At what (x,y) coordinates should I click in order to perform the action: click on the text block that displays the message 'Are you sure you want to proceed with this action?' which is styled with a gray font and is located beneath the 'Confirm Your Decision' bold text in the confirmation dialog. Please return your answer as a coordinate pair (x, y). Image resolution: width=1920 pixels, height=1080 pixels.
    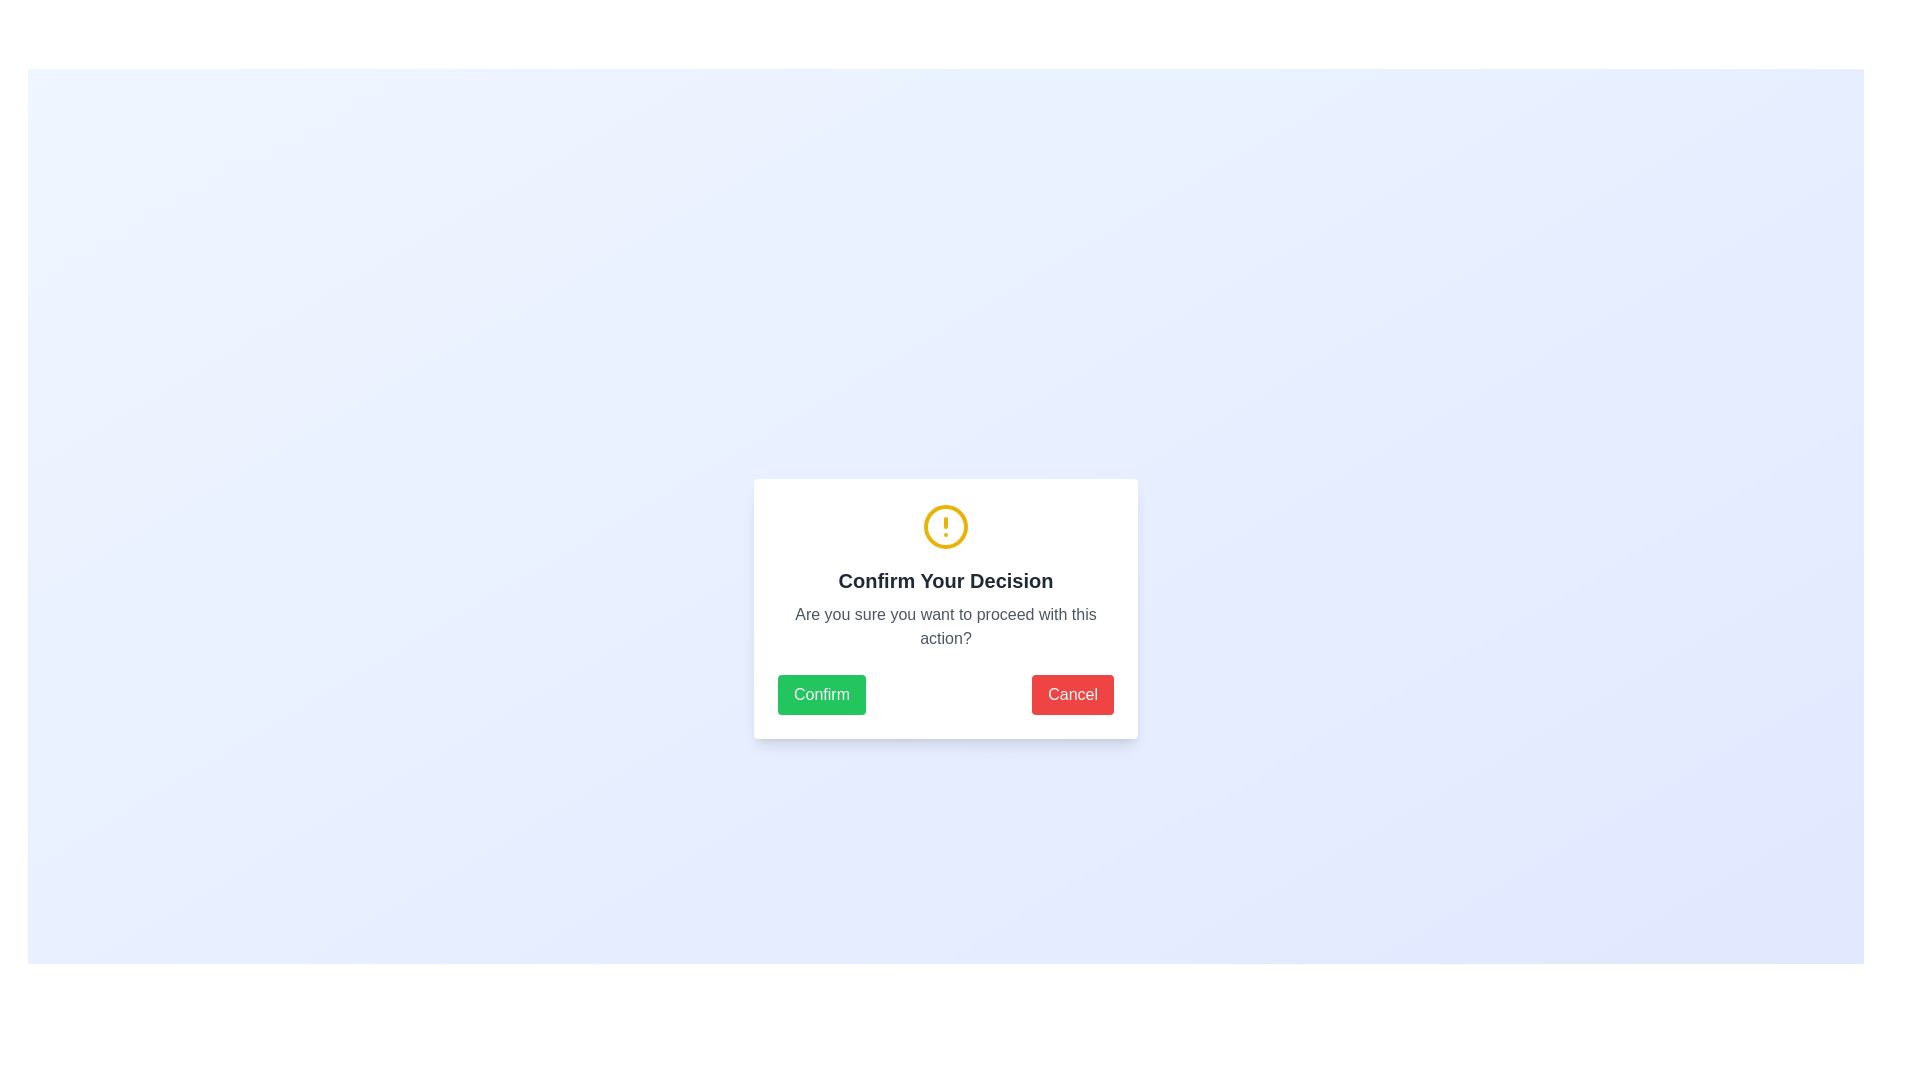
    Looking at the image, I should click on (944, 626).